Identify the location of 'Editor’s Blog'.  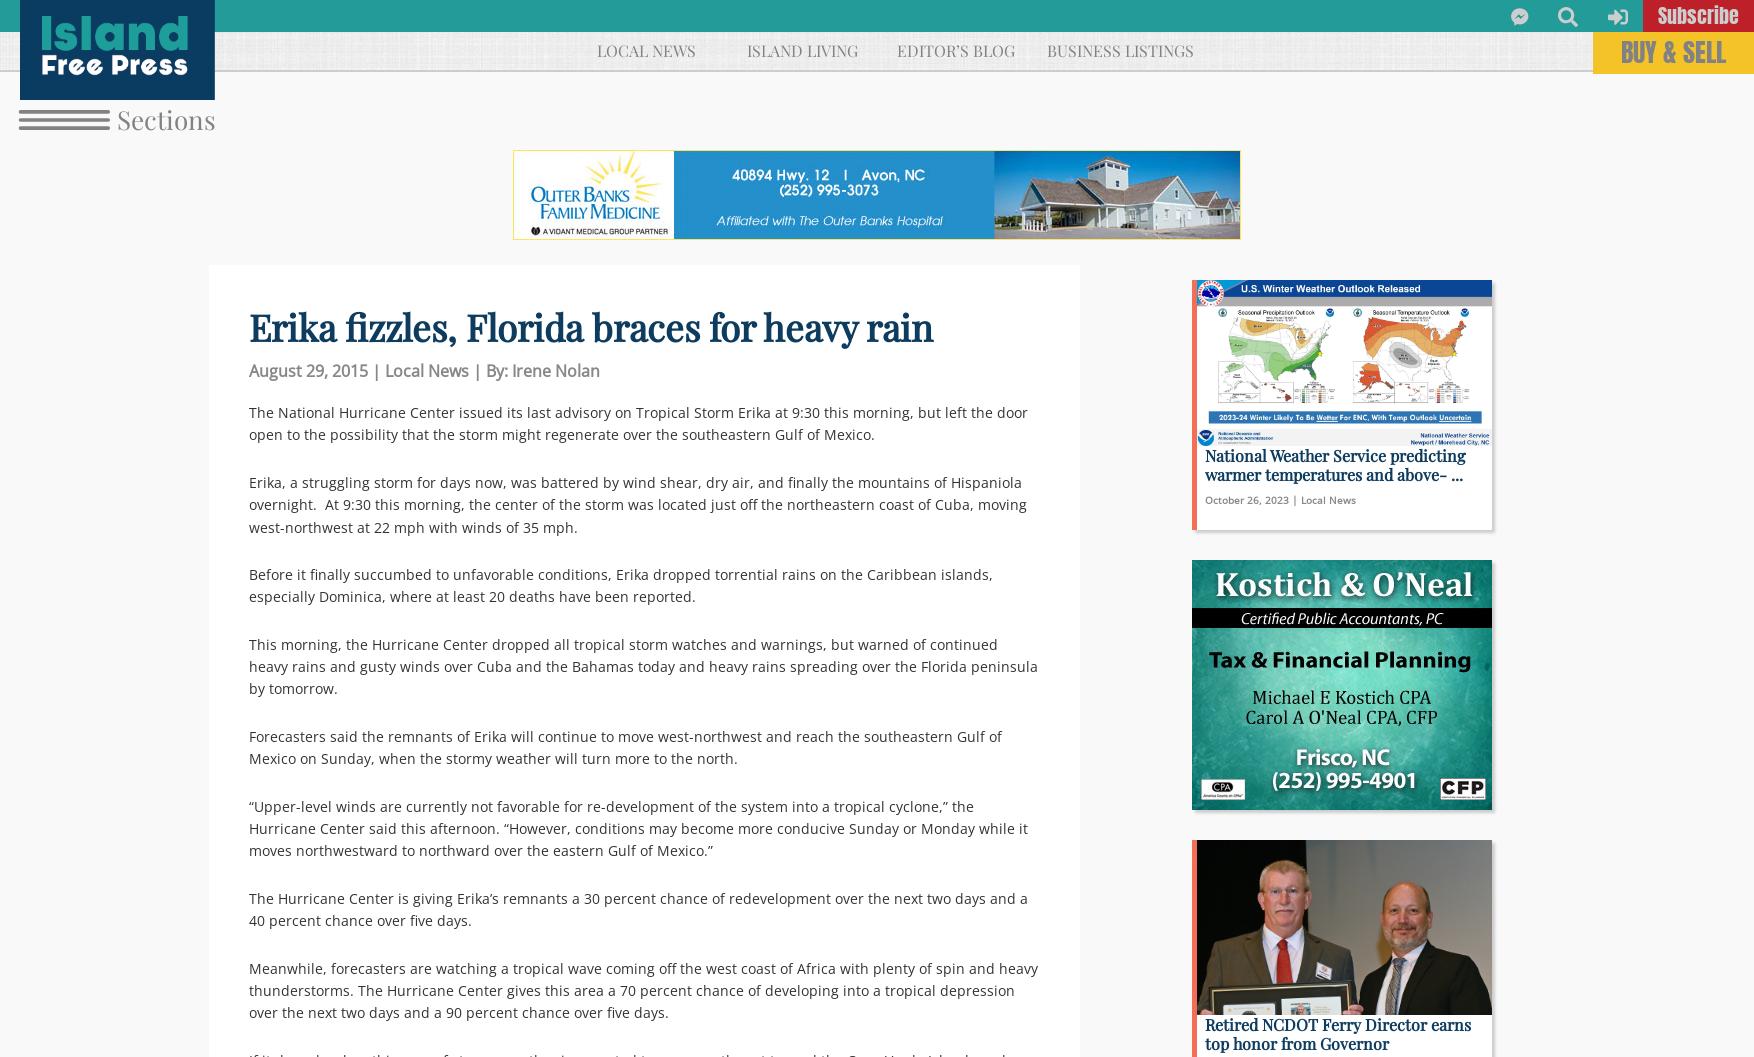
(895, 50).